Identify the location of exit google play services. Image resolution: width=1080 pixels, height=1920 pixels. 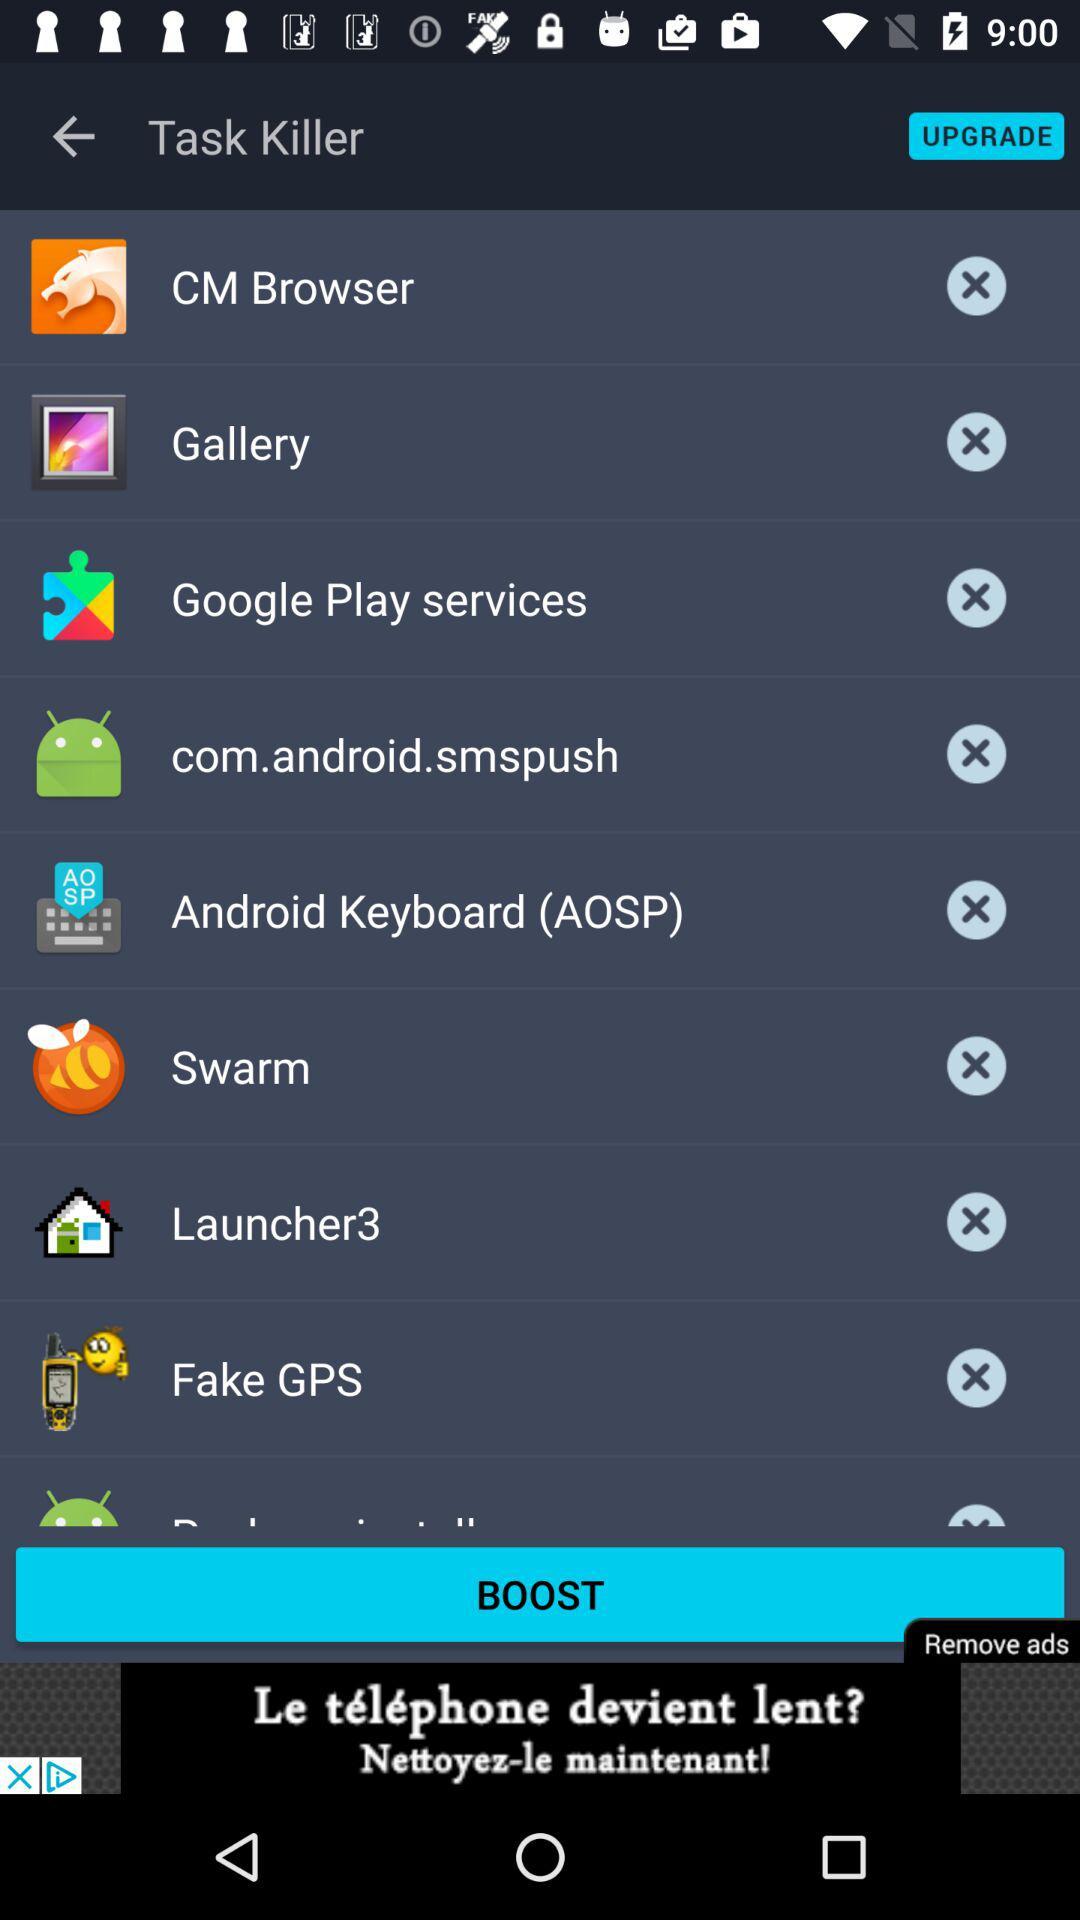
(976, 597).